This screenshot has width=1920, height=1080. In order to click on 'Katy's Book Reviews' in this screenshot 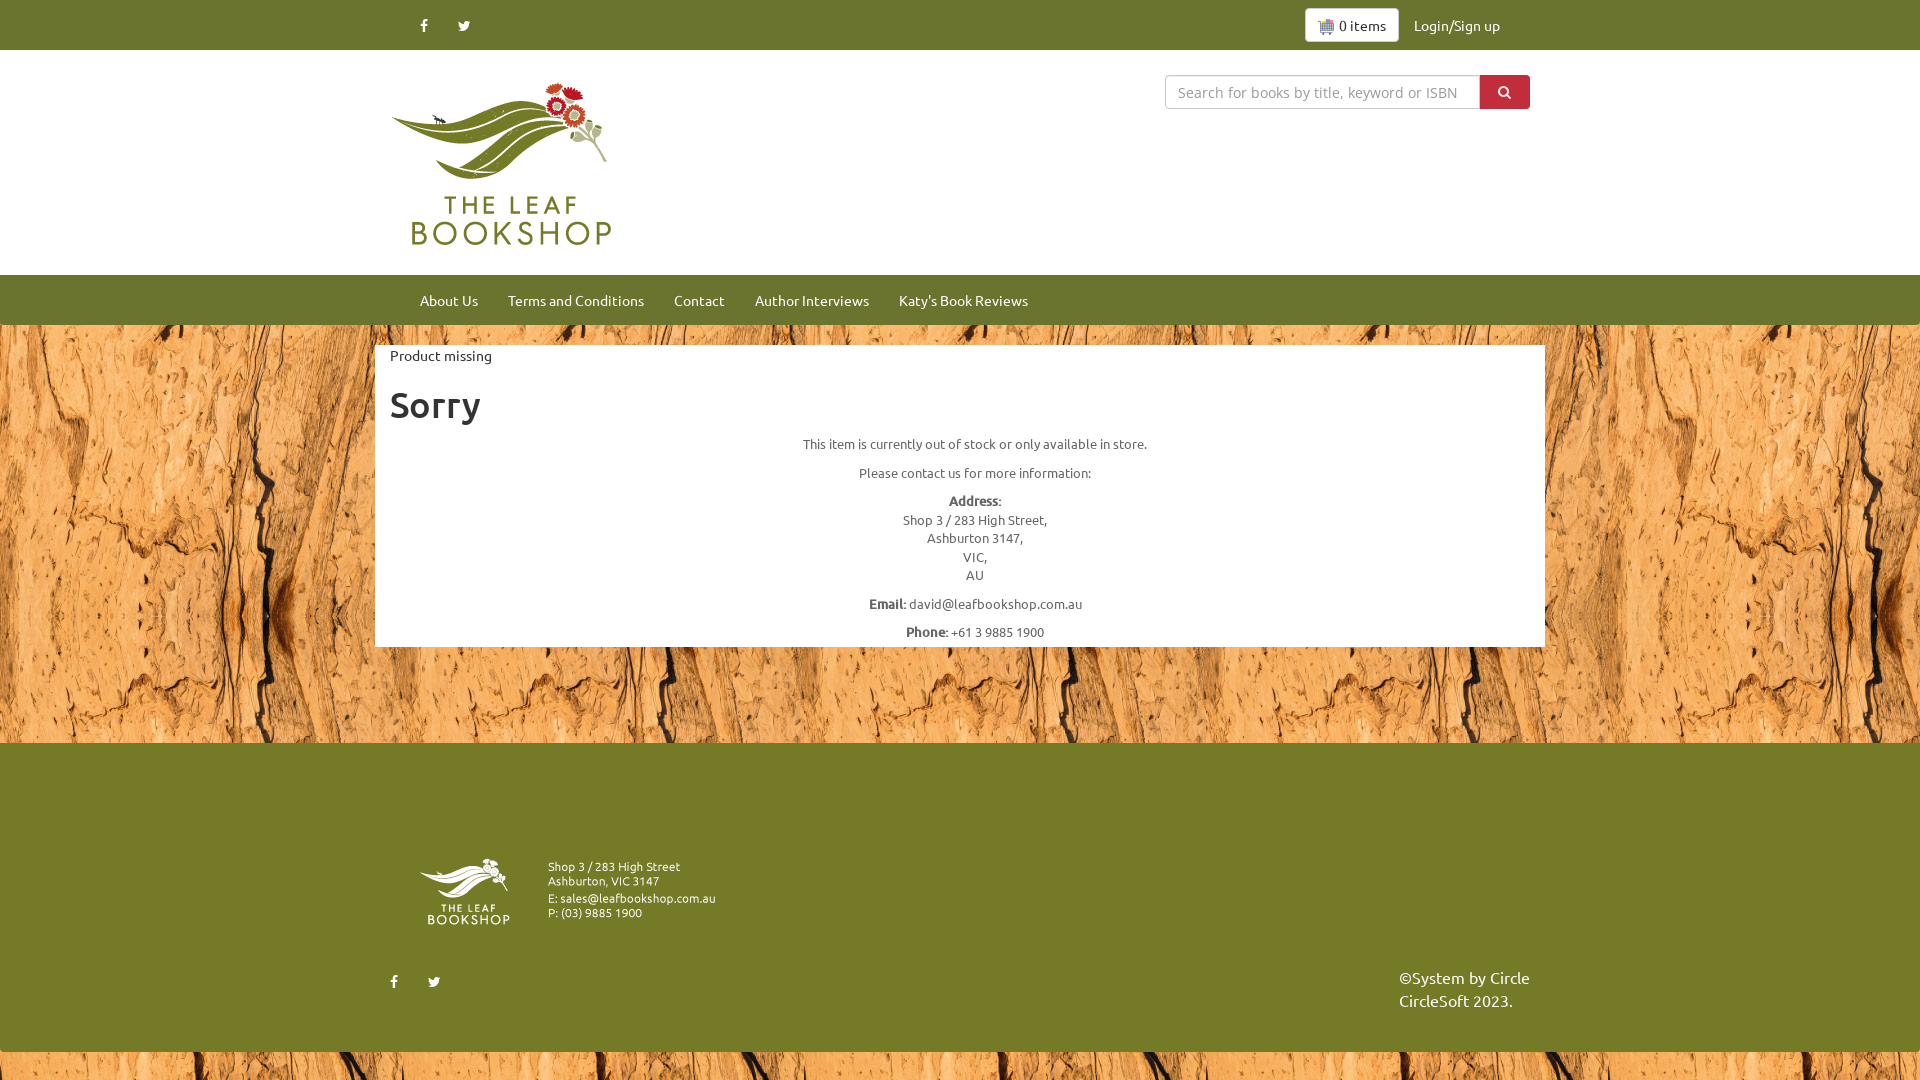, I will do `click(963, 300)`.